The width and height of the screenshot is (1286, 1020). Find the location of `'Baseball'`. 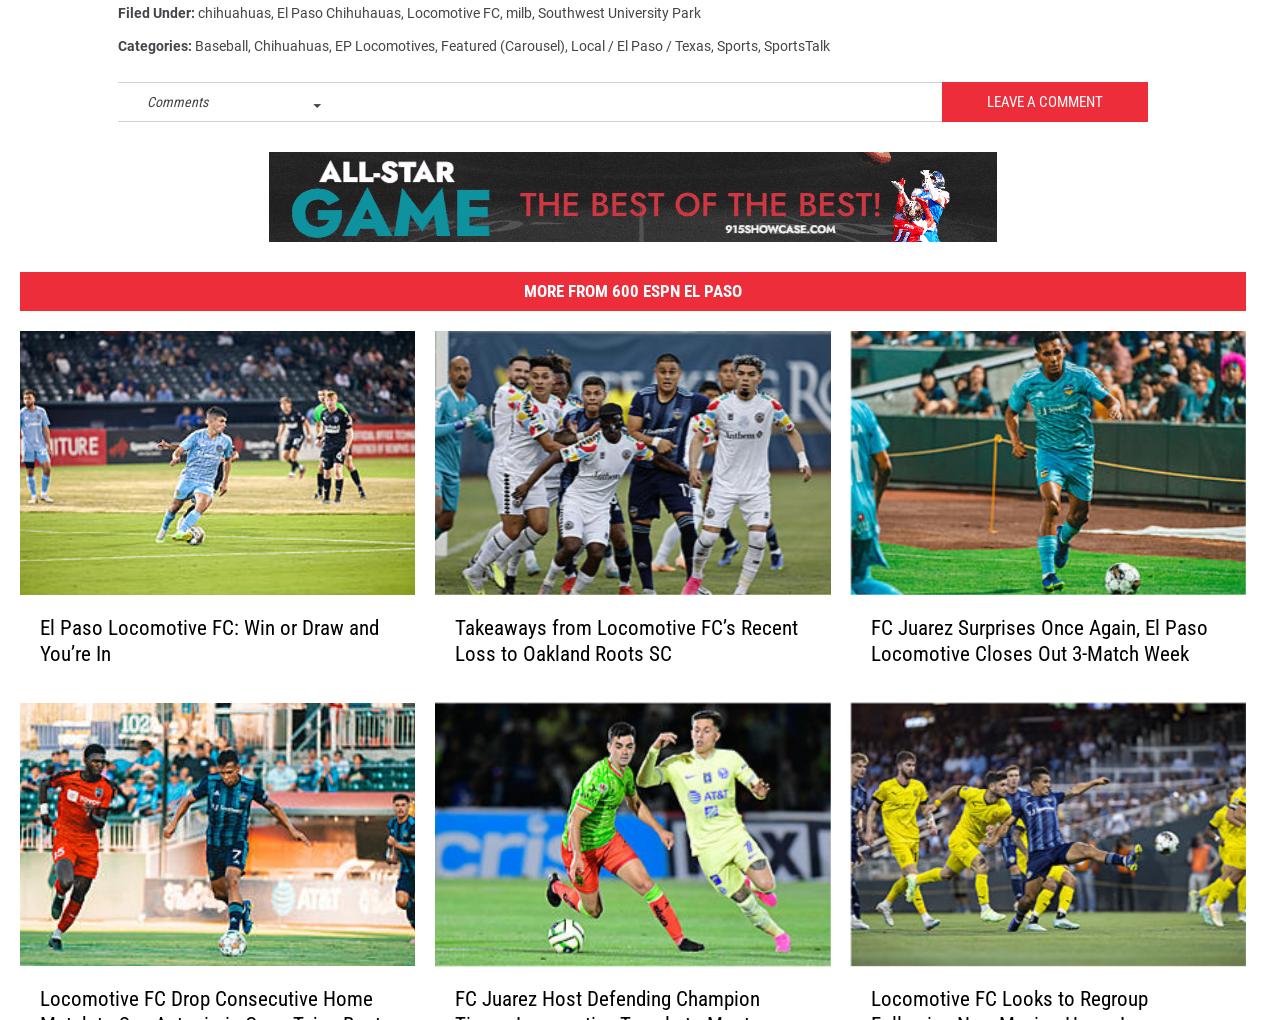

'Baseball' is located at coordinates (221, 54).